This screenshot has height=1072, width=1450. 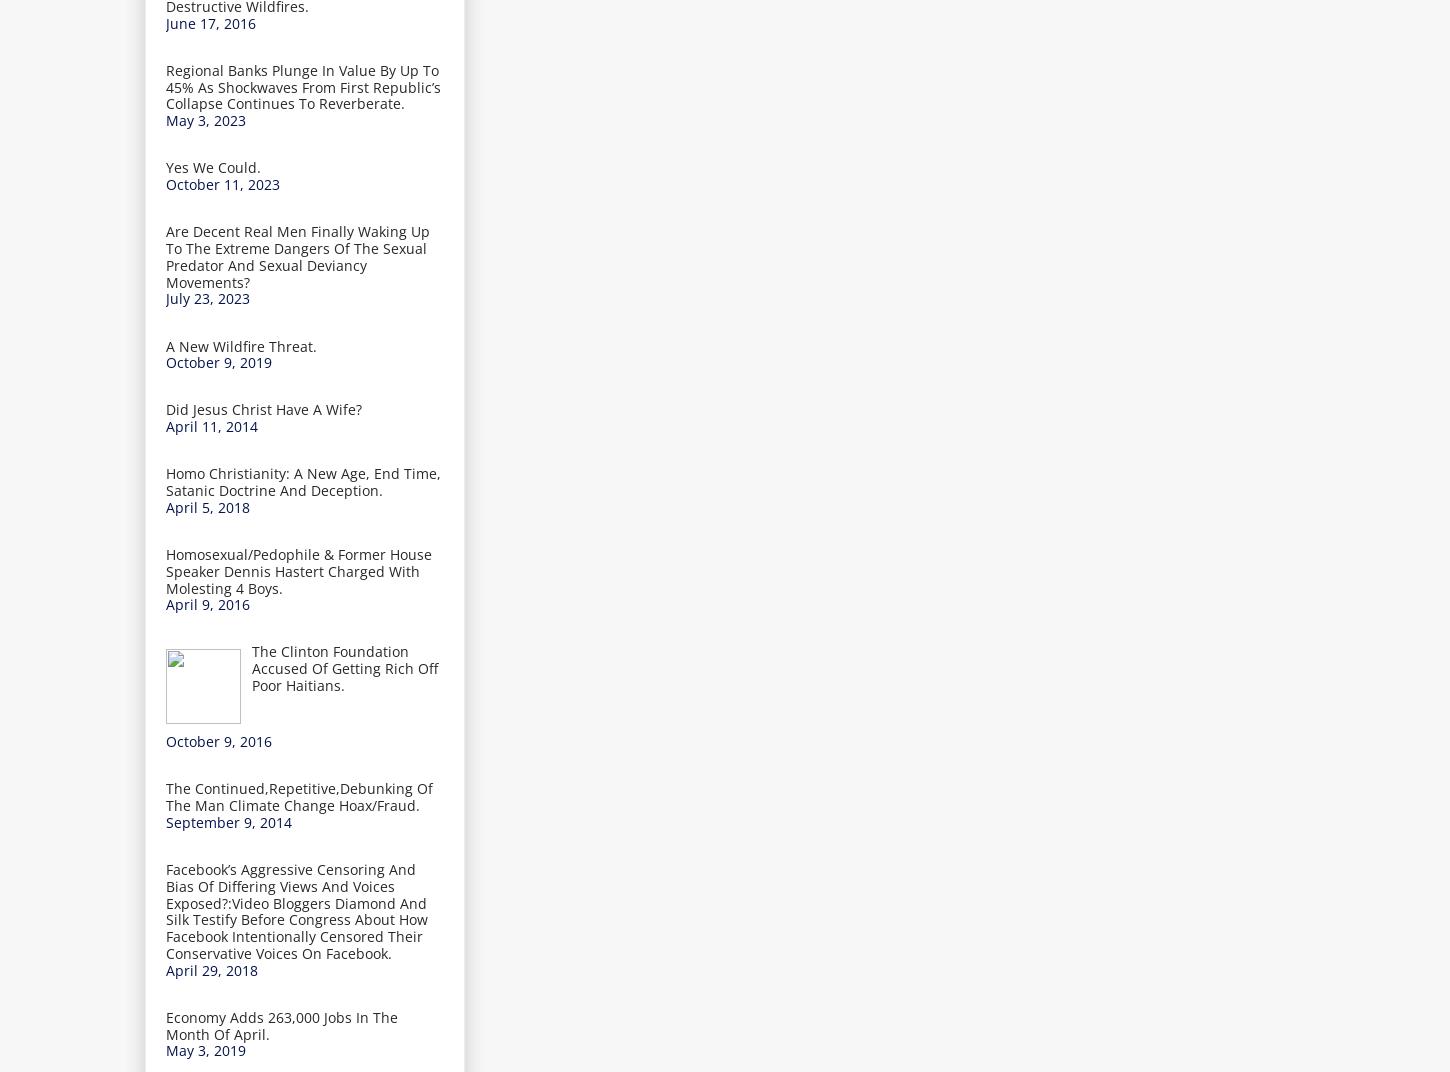 I want to click on 'Economy Adds 263,000 Jobs In The Month Of April.', so click(x=165, y=1025).